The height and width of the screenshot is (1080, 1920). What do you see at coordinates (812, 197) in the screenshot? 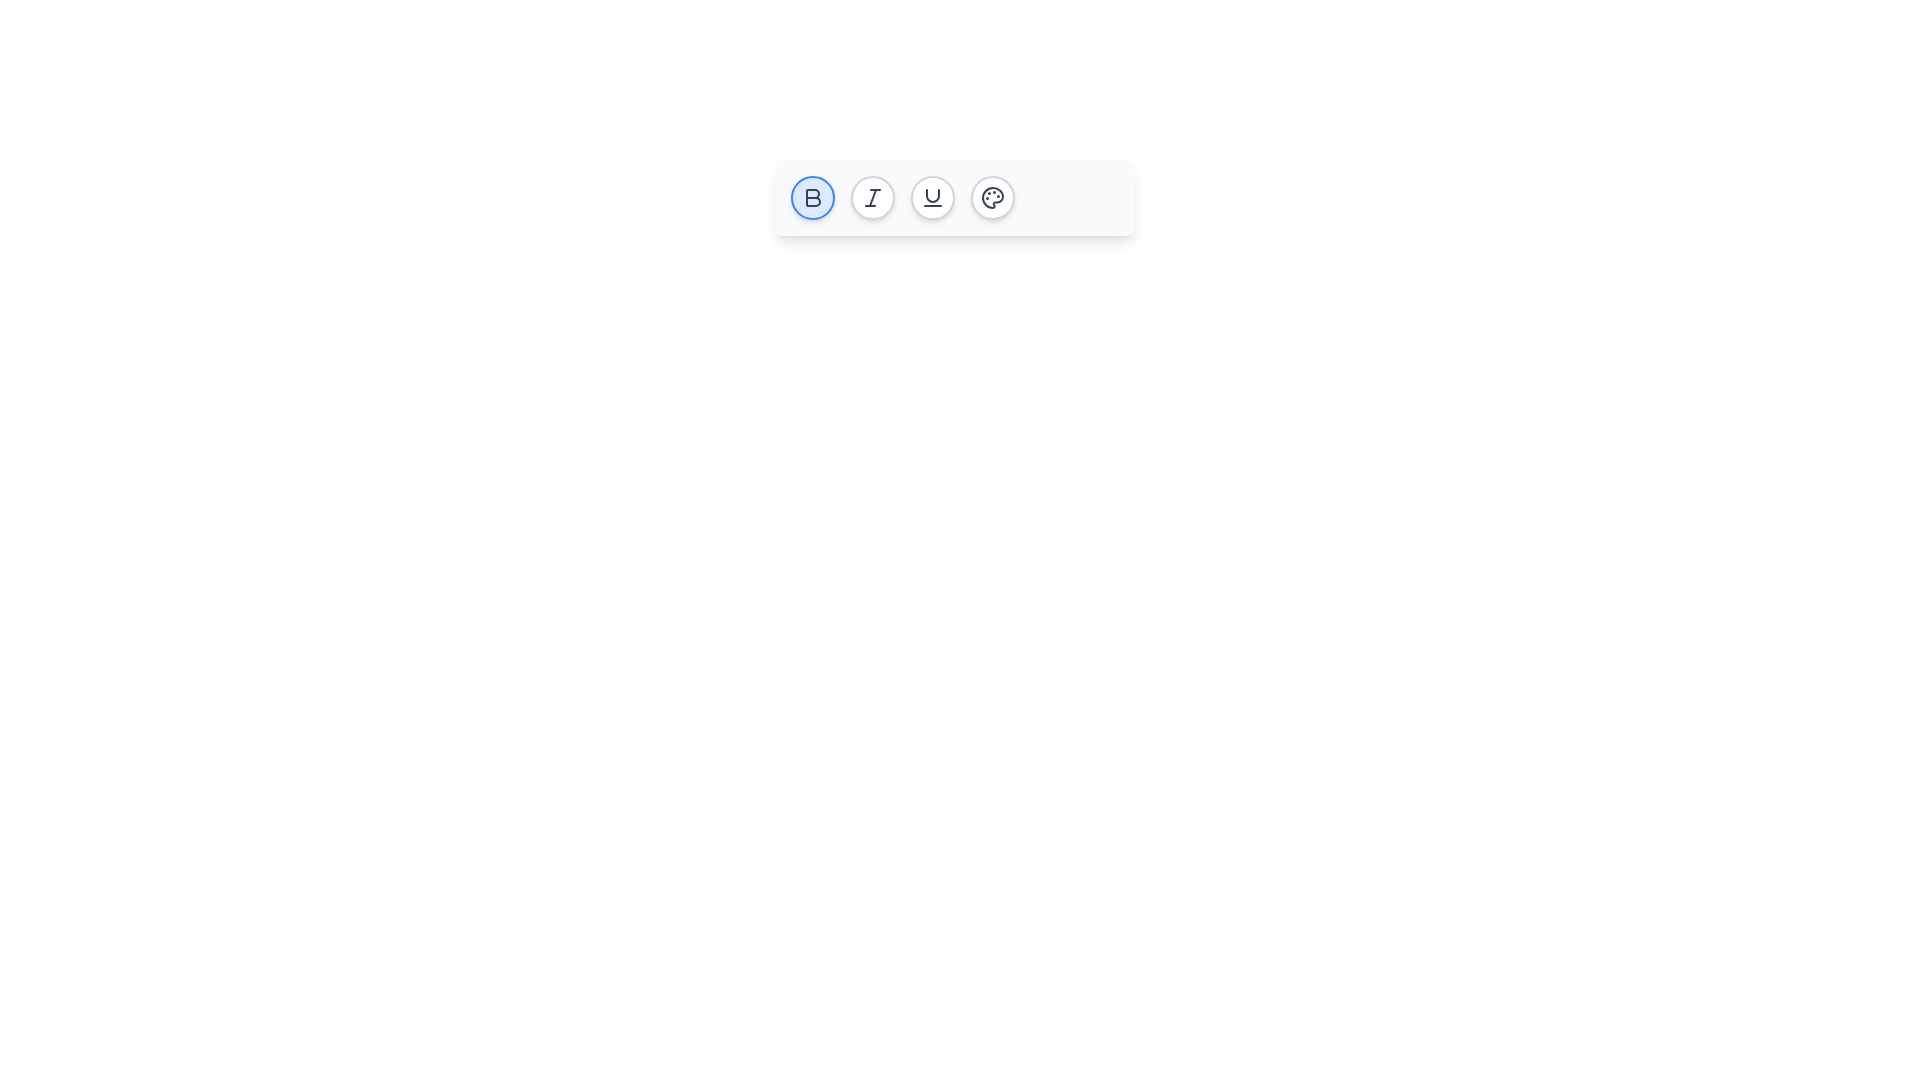
I see `the circular button with a light blue background and a bold 'B' icon, which is the leftmost item in a horizontal group of text styling buttons` at bounding box center [812, 197].